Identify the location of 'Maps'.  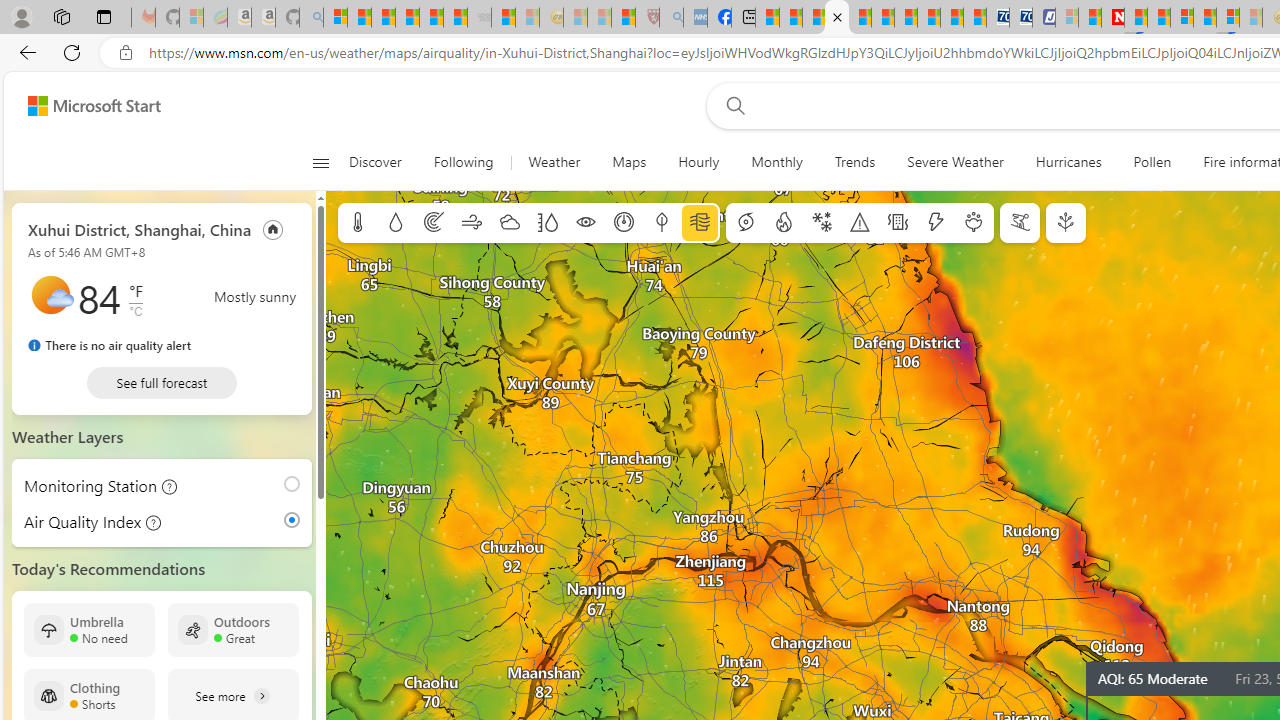
(628, 162).